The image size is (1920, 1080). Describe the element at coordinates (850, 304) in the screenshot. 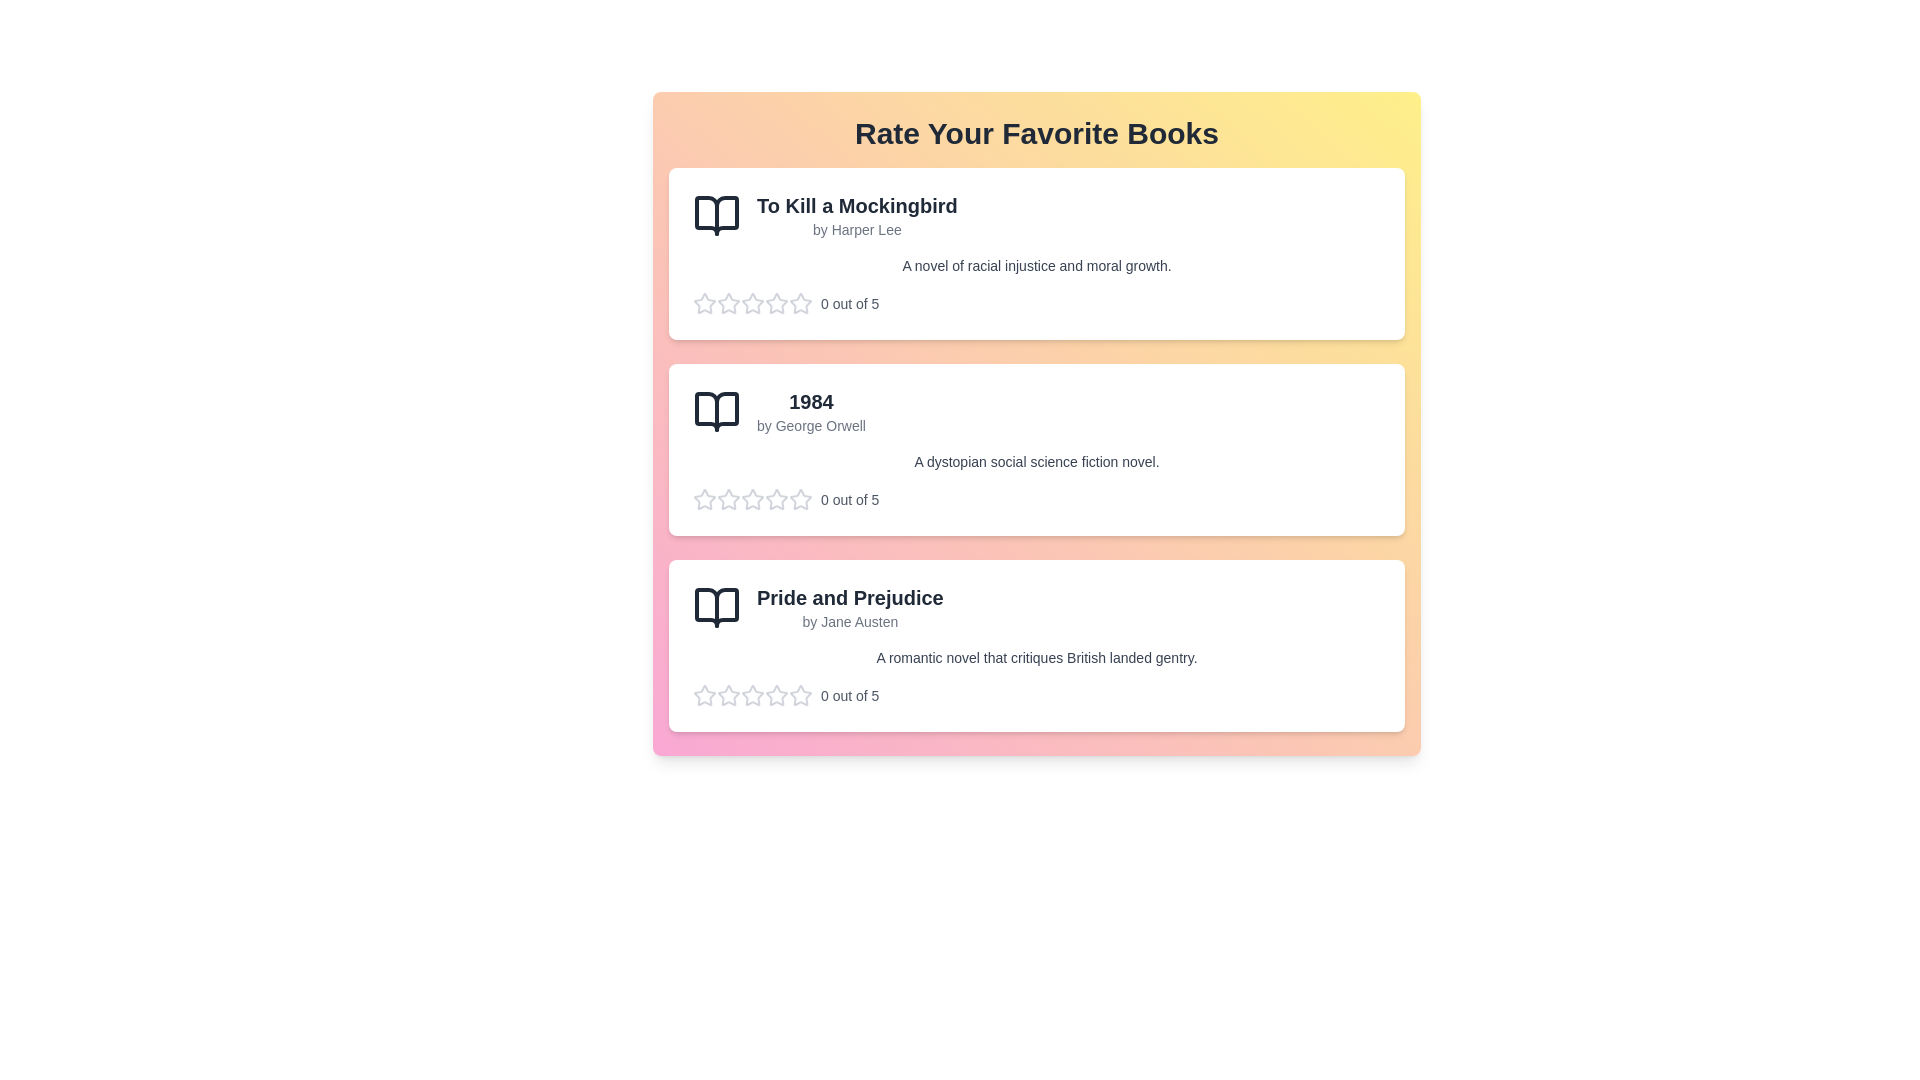

I see `the static text element that displays the current rating value, which shows '0 out of 5', located in the top card of the list, to the right of the five outlined star icons and below the book title 'To Kill a Mockingbird'` at that location.